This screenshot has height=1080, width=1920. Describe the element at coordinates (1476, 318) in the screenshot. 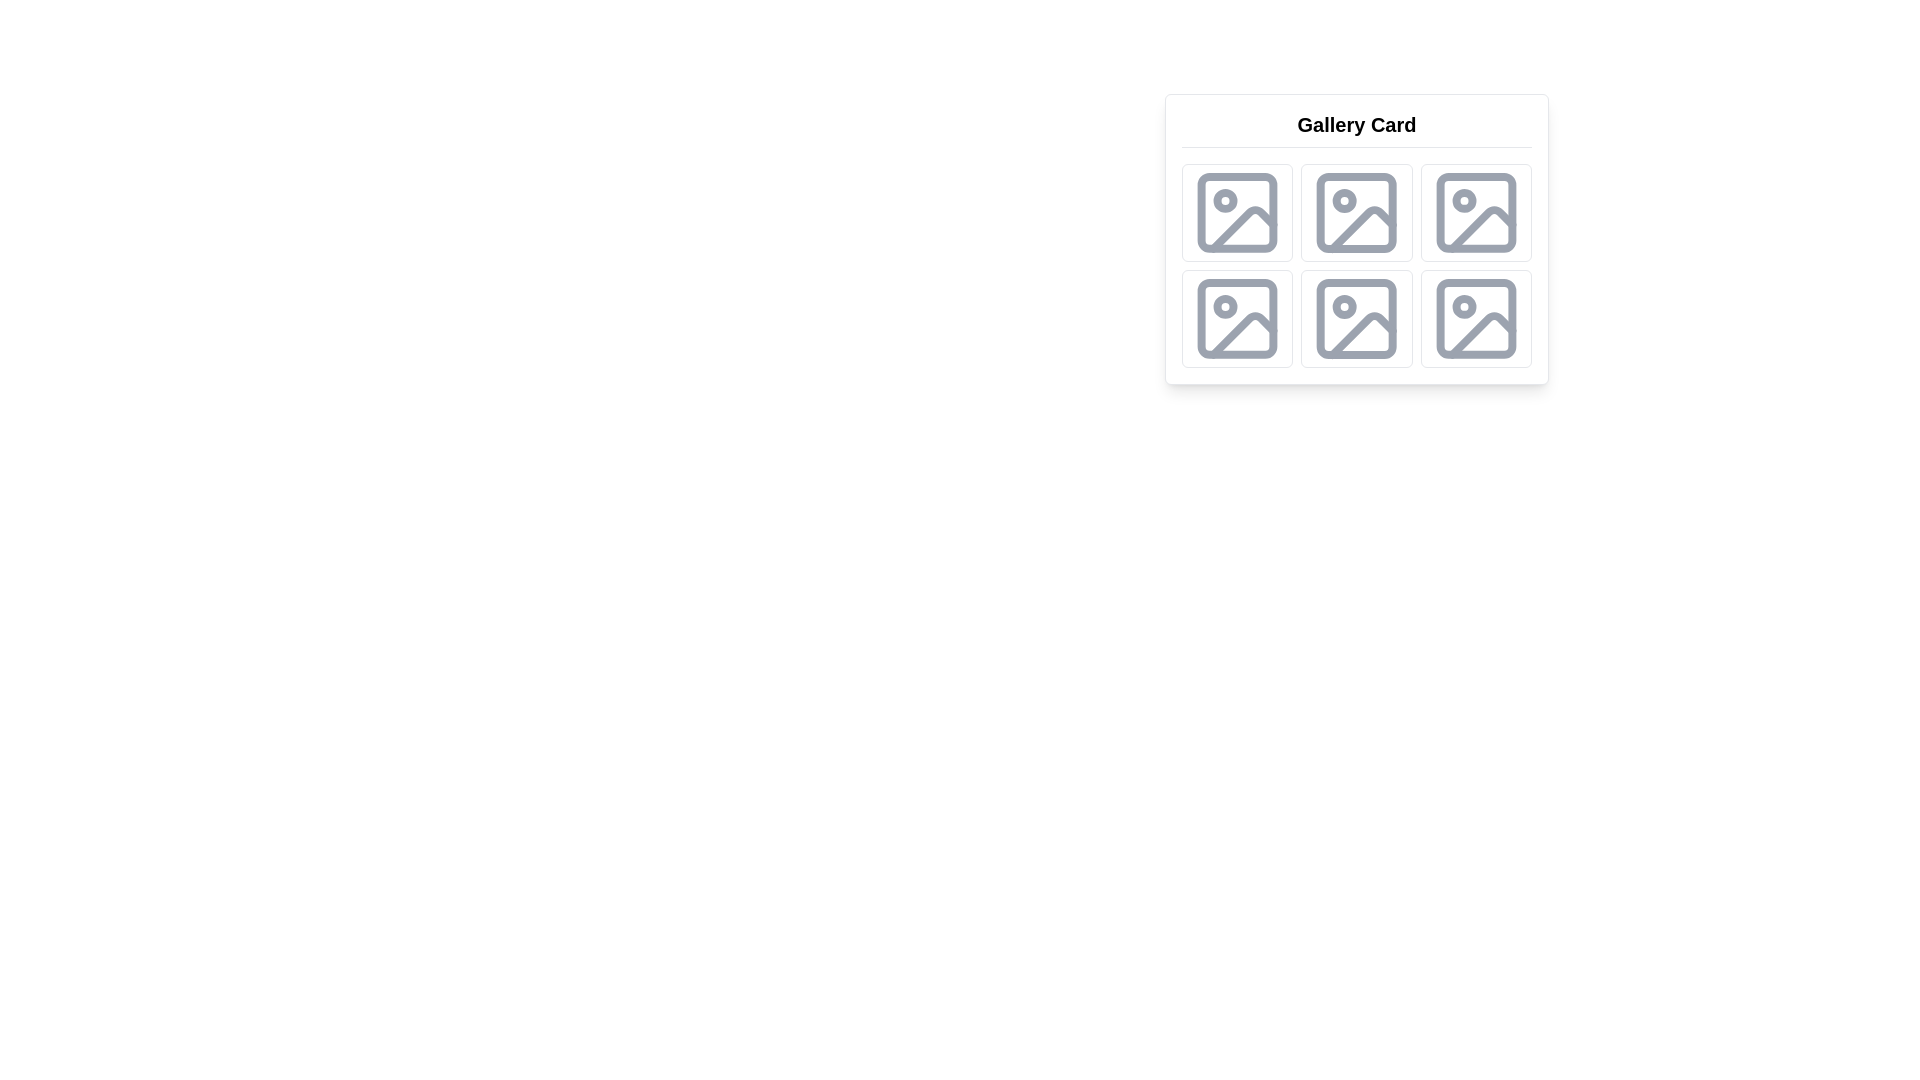

I see `the Gallery grid item labeled 'Caption 6', which features a gray icon resembling a picture with a circular mark and appears` at that location.